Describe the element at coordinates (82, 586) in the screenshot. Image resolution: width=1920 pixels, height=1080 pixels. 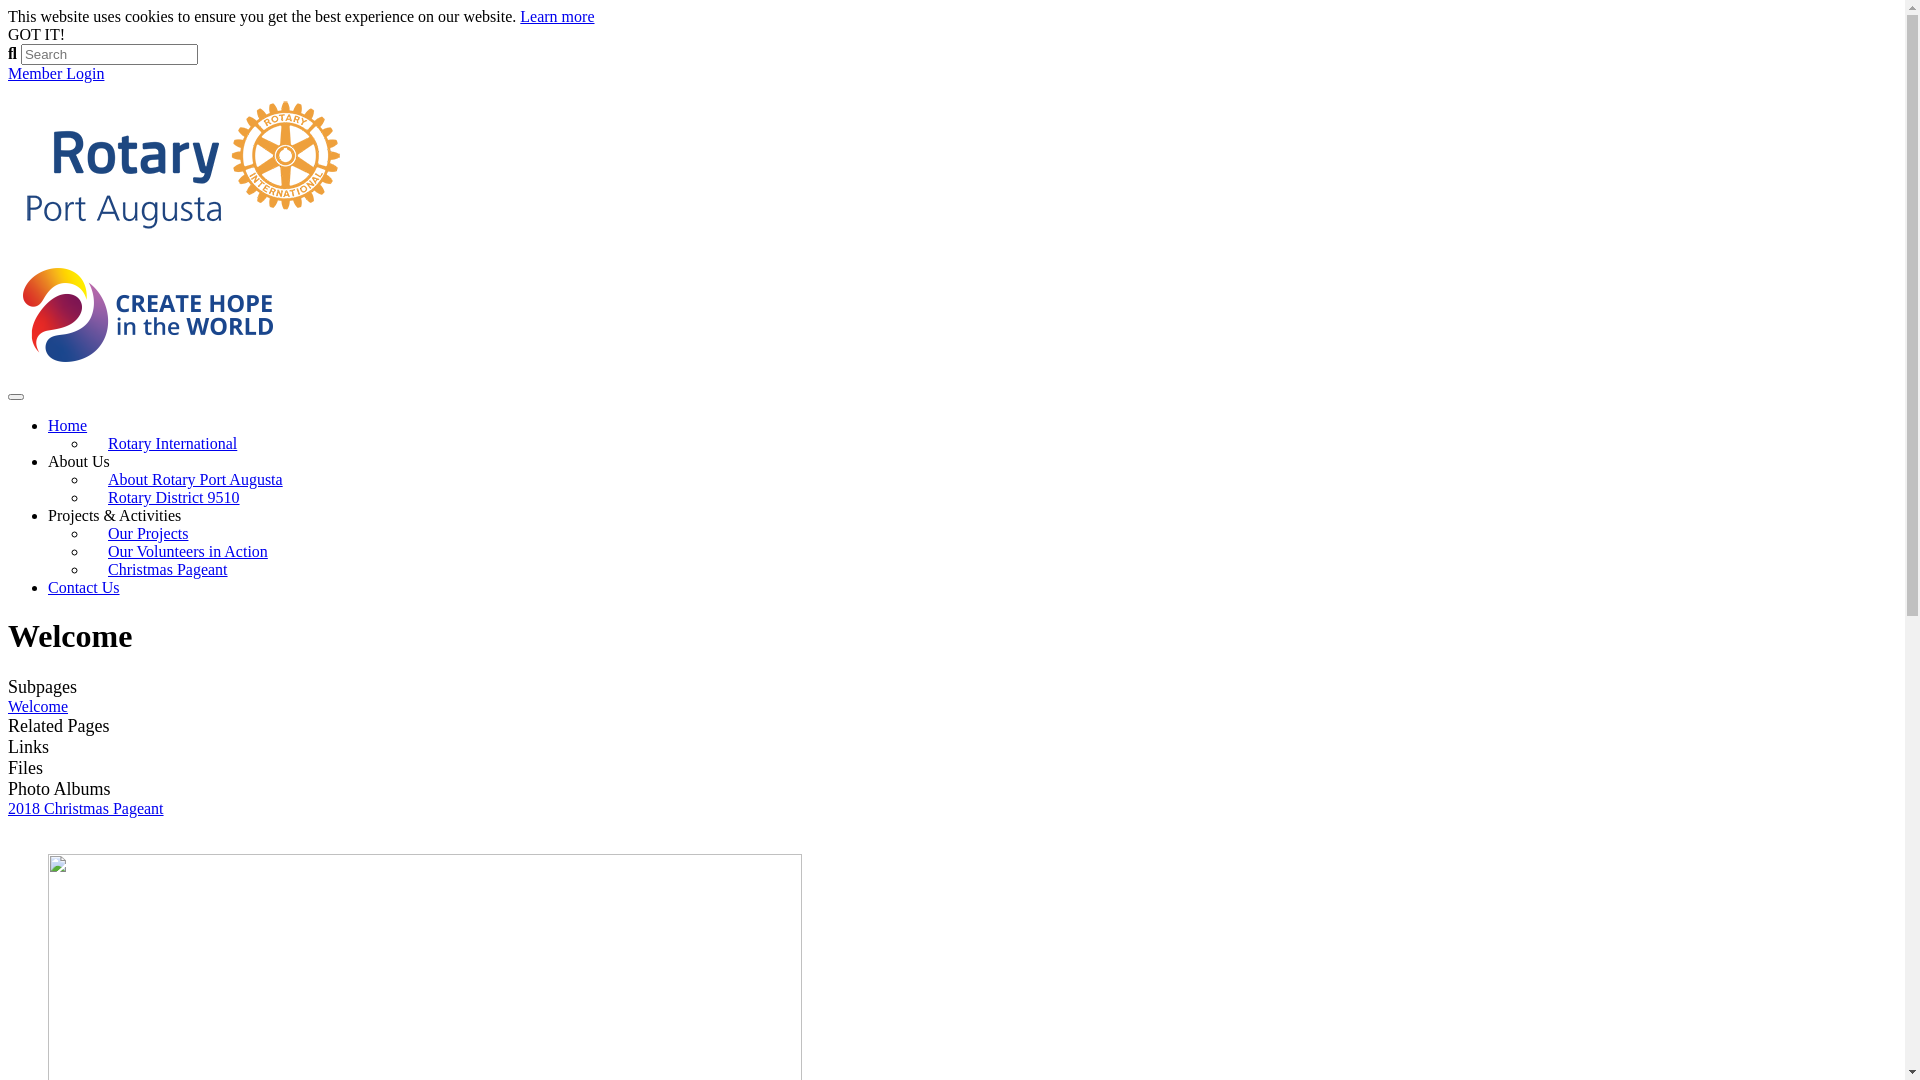
I see `'Contact Us'` at that location.